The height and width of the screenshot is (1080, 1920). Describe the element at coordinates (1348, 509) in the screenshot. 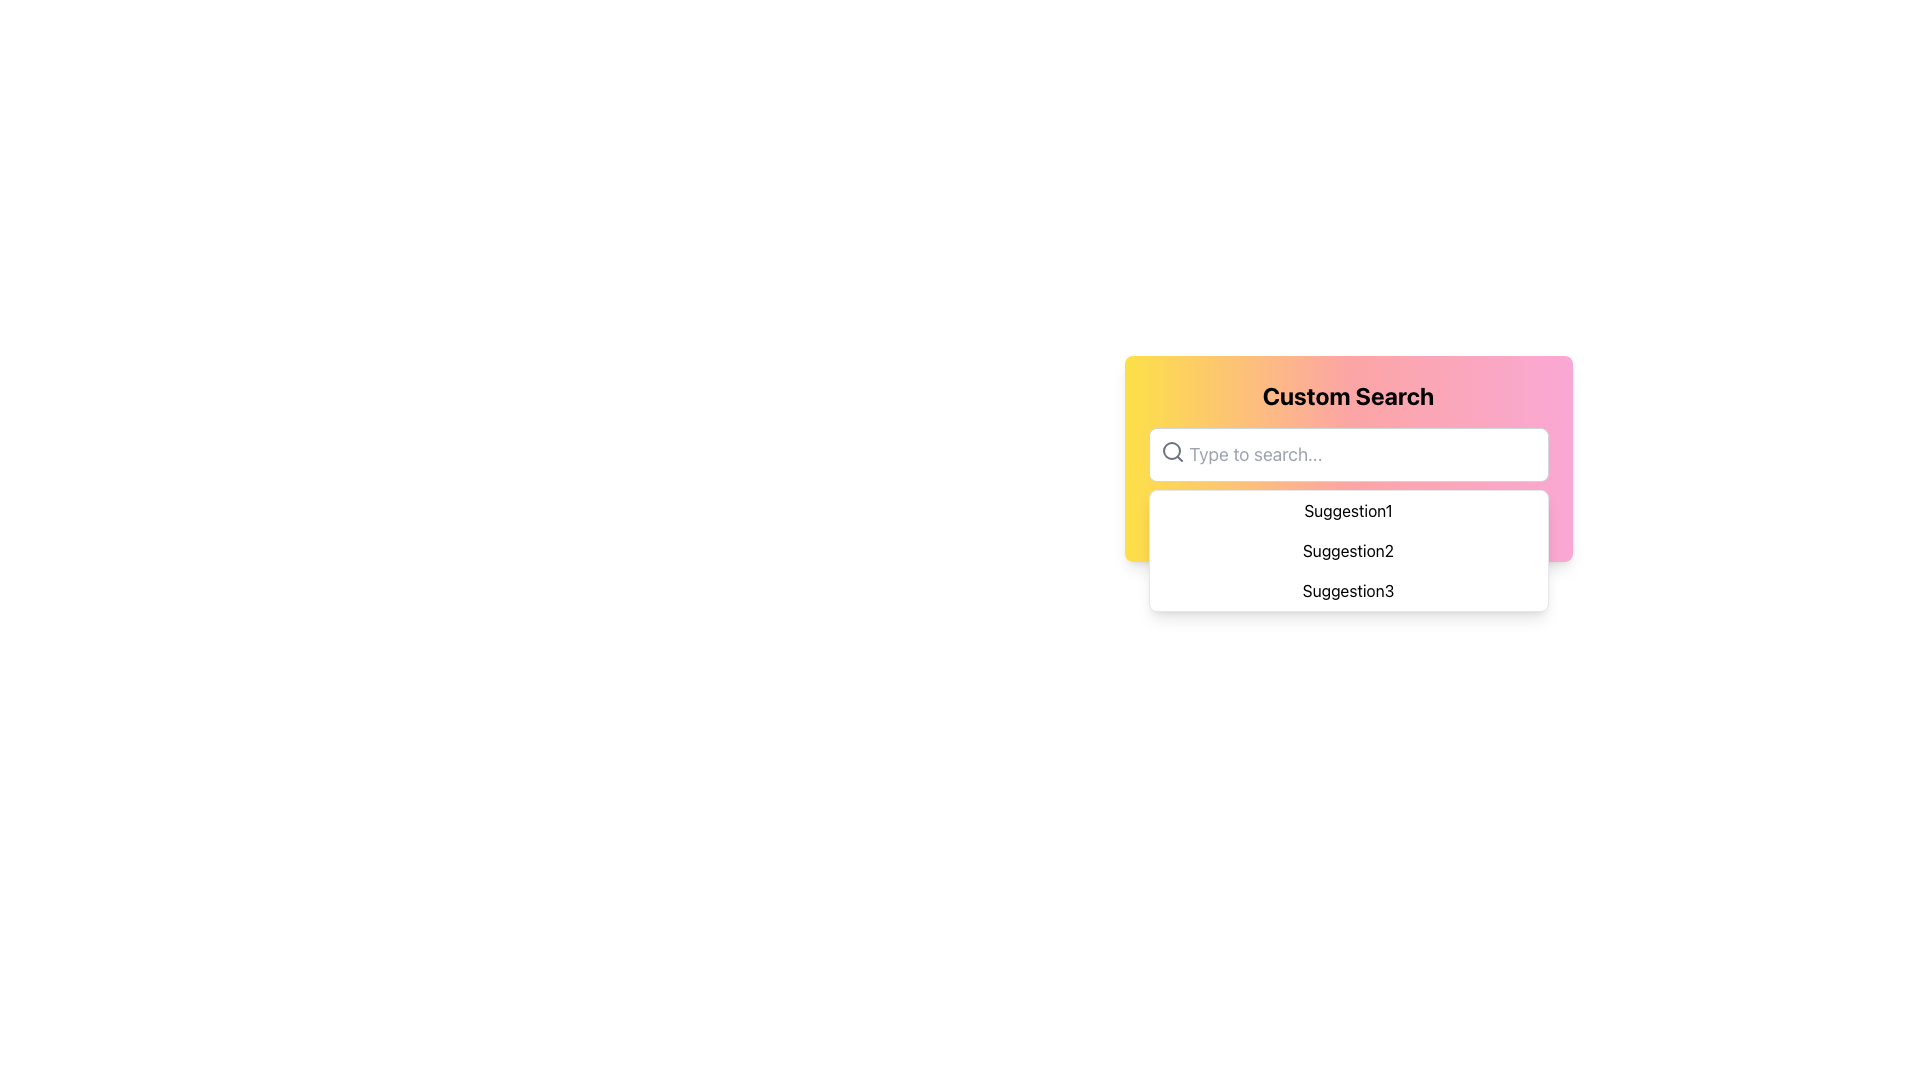

I see `the 'Suggestion1' text item in the dropdown menu` at that location.